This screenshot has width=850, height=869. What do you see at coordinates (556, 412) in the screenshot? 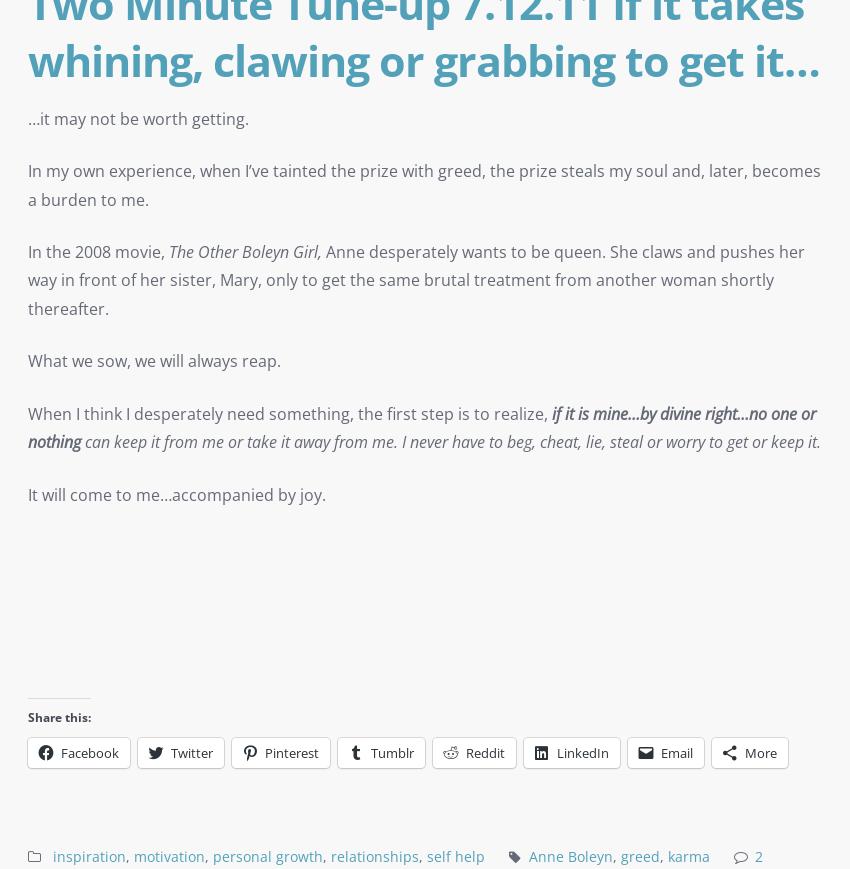
I see `'if'` at bounding box center [556, 412].